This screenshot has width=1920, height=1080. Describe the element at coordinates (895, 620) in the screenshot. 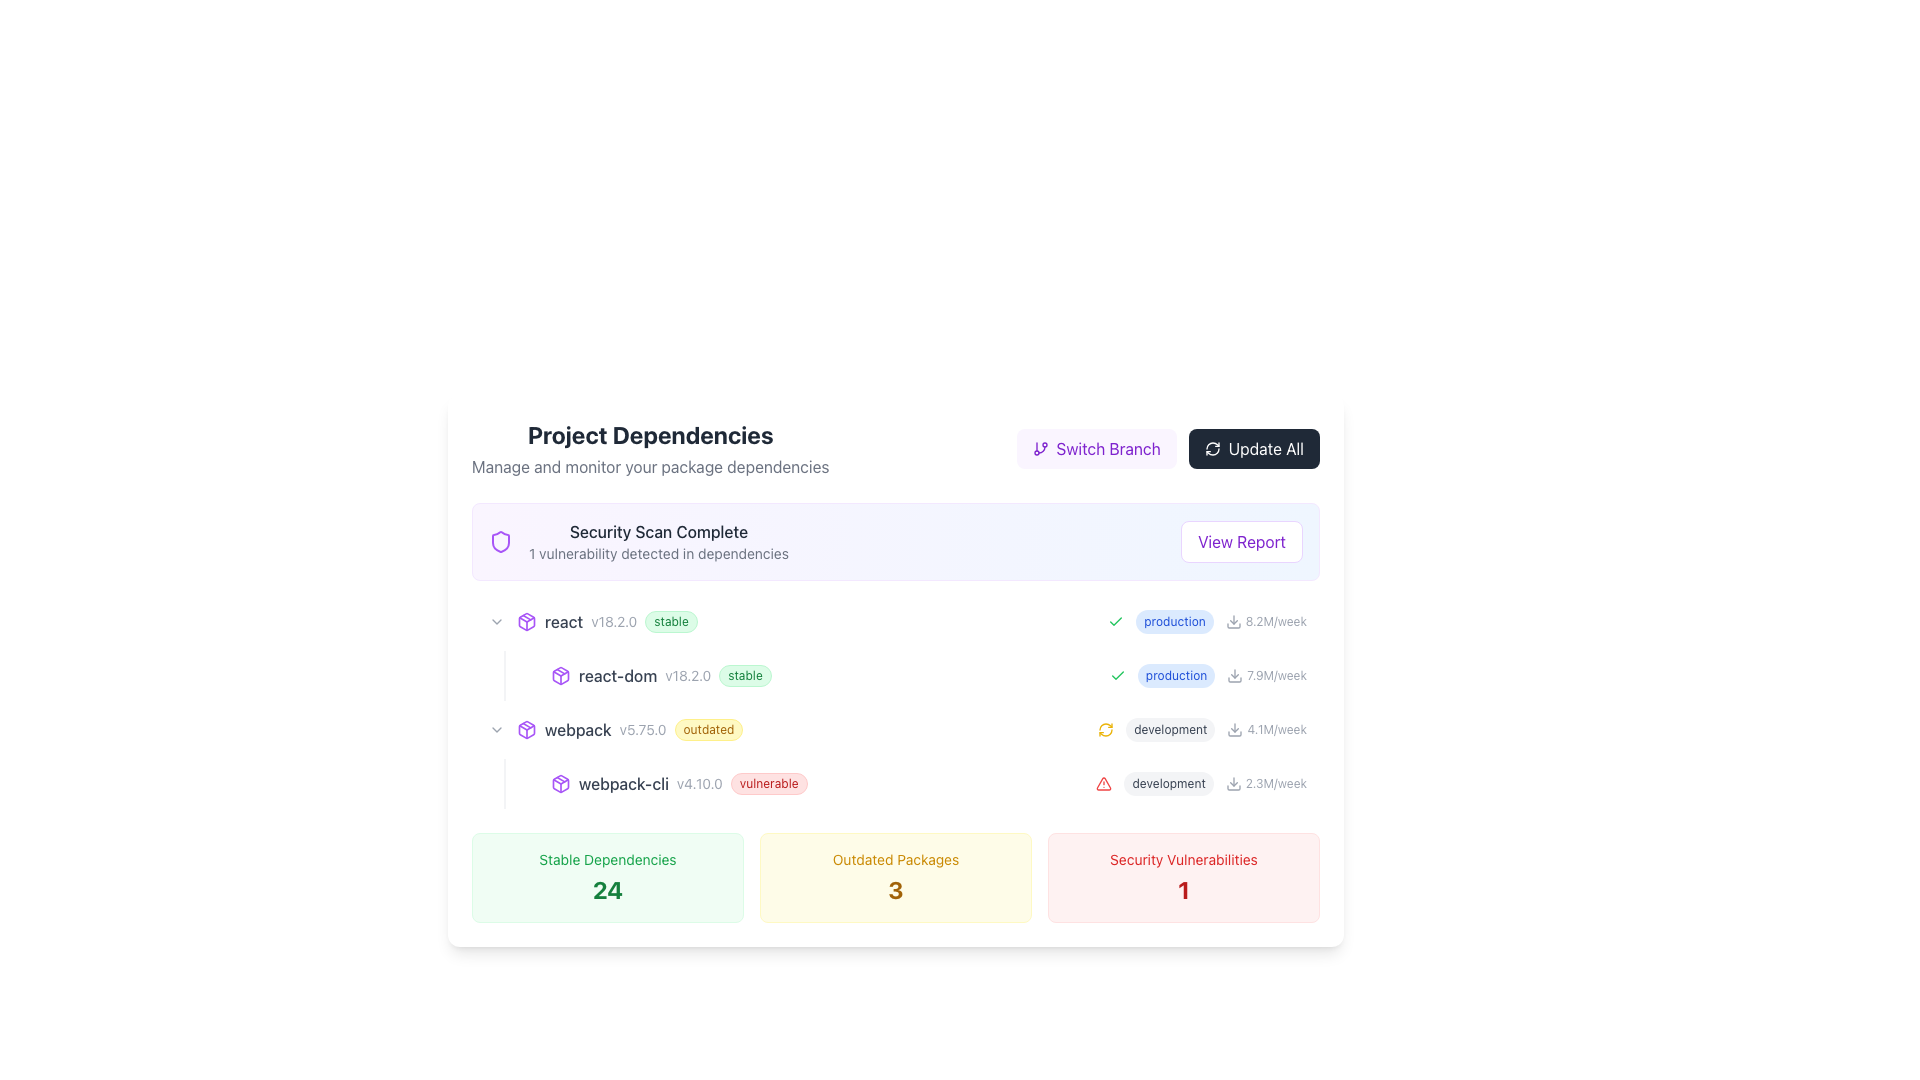

I see `the first entry in the dependencies list labeled 'react'` at that location.